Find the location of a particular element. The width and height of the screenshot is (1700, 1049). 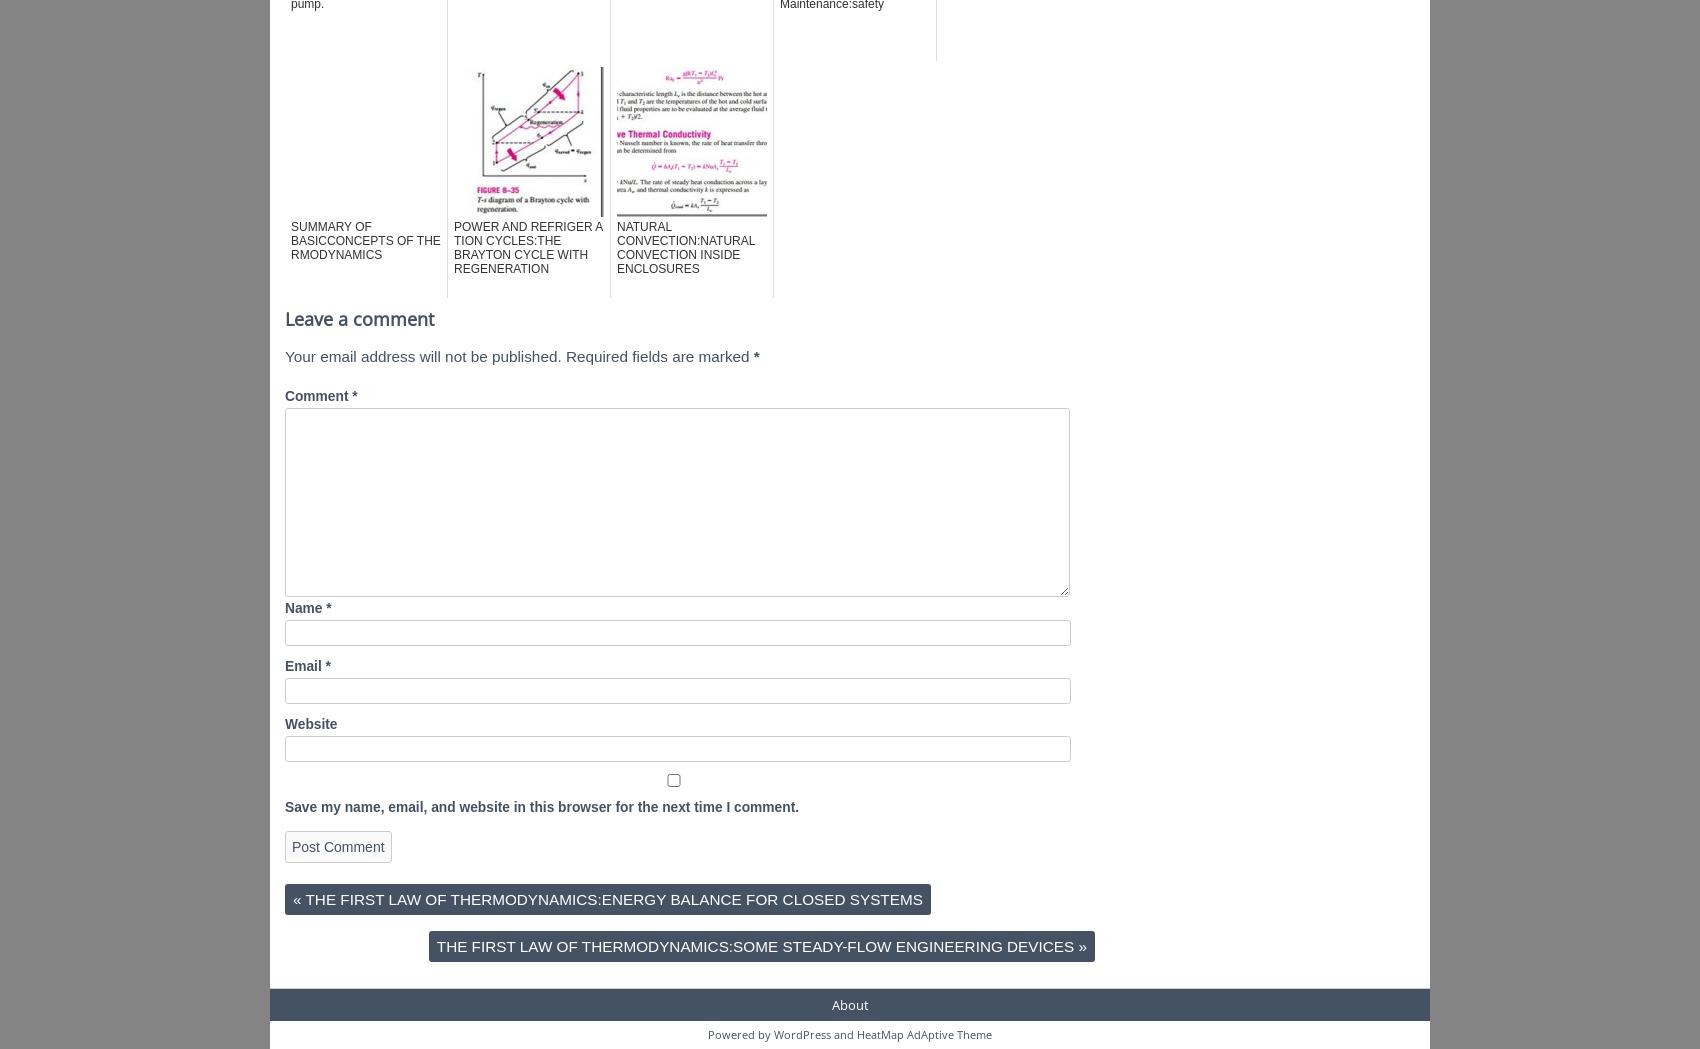

'Required fields are marked' is located at coordinates (658, 355).